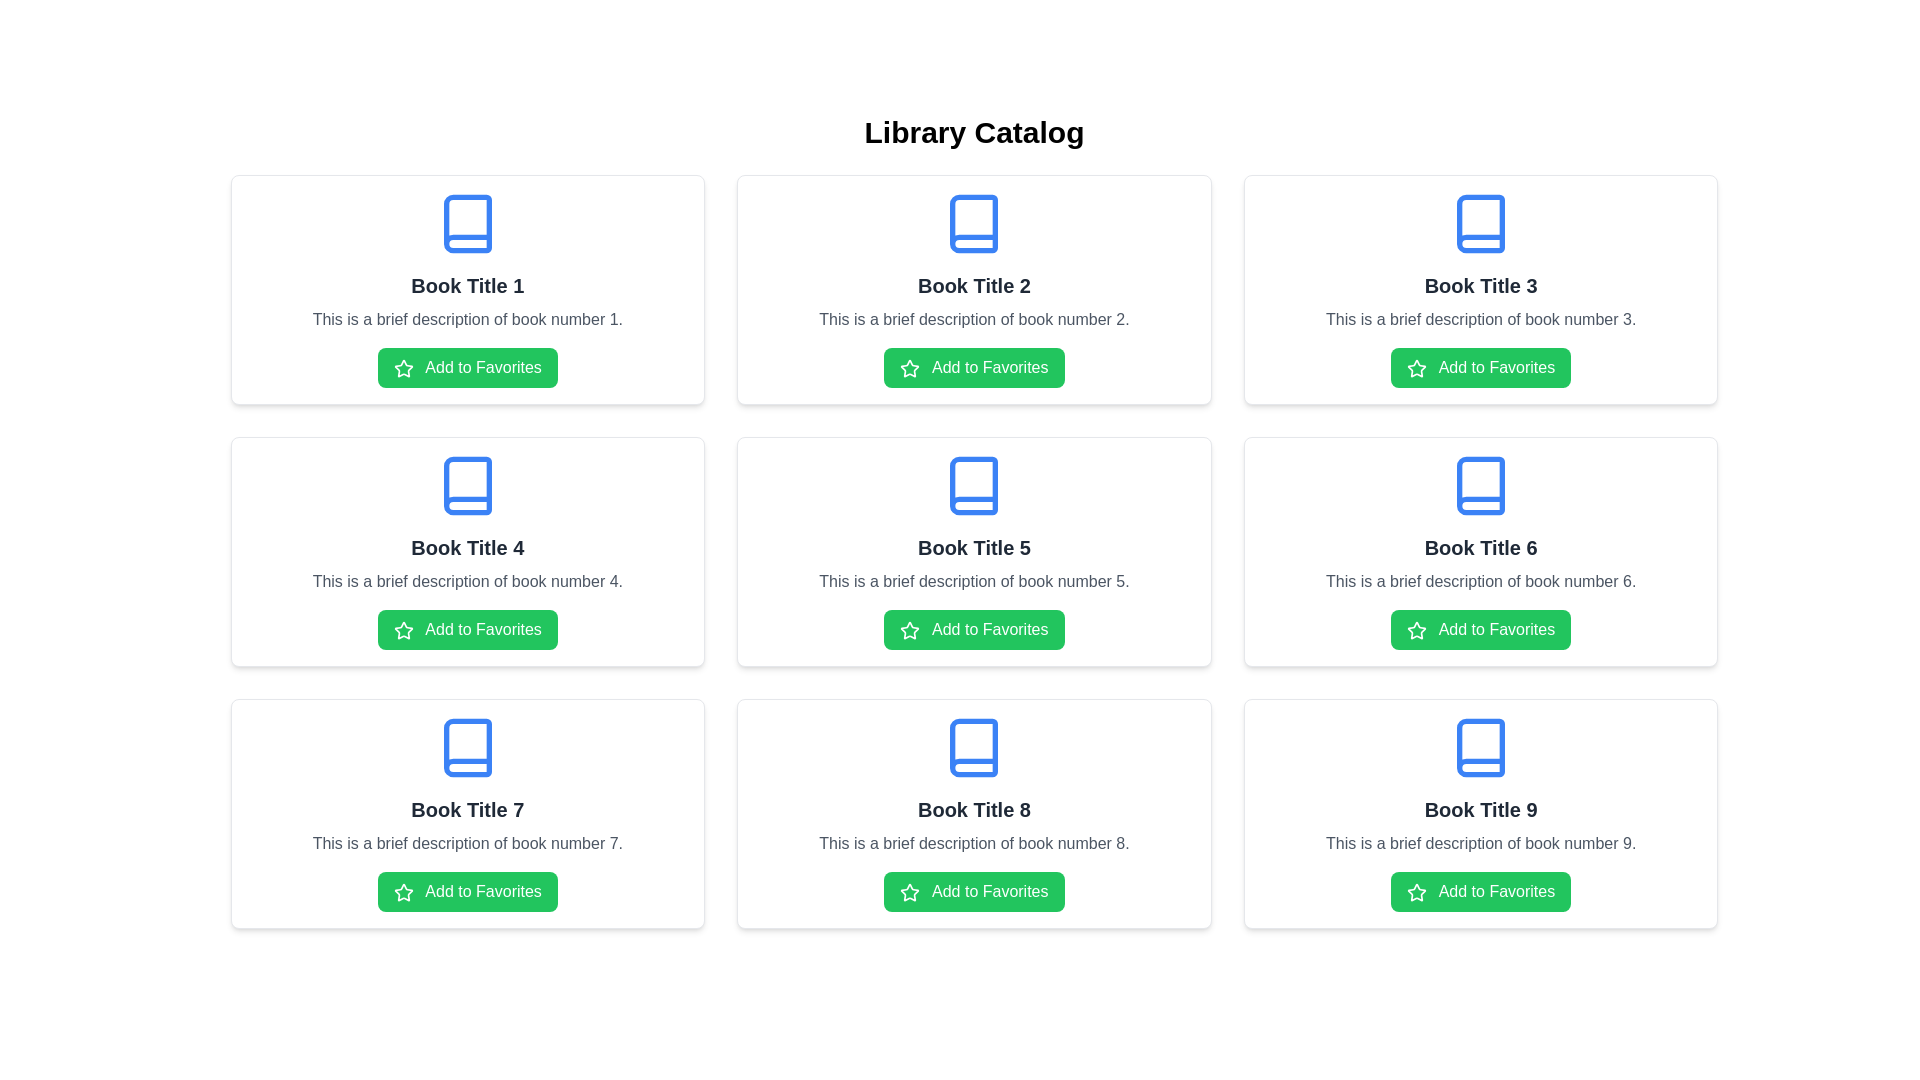  I want to click on the book icon representing 'Book Title 4' located at the top center of the card, visually distinct from the descriptive text and 'Add to Favorites' button, so click(466, 486).